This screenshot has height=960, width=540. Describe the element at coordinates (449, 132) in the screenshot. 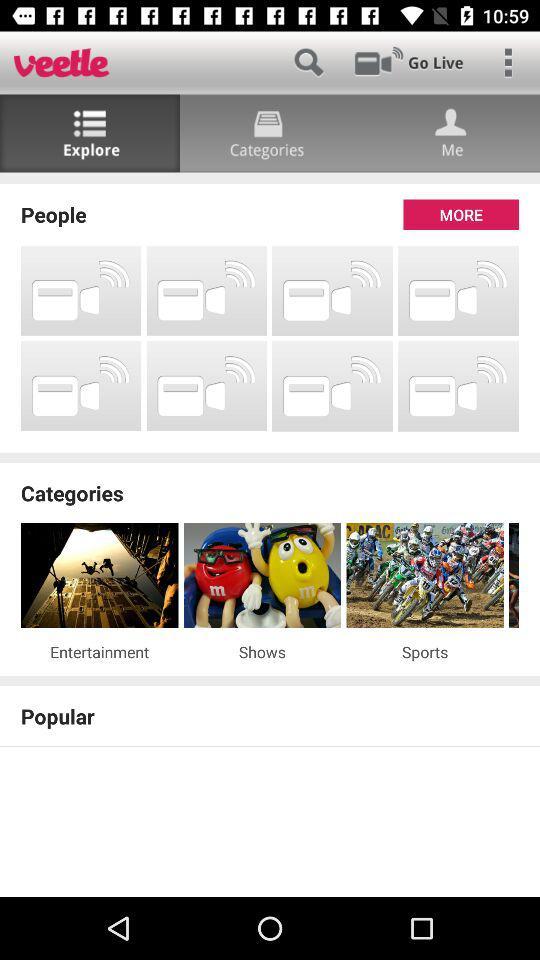

I see `it is identify the person` at that location.